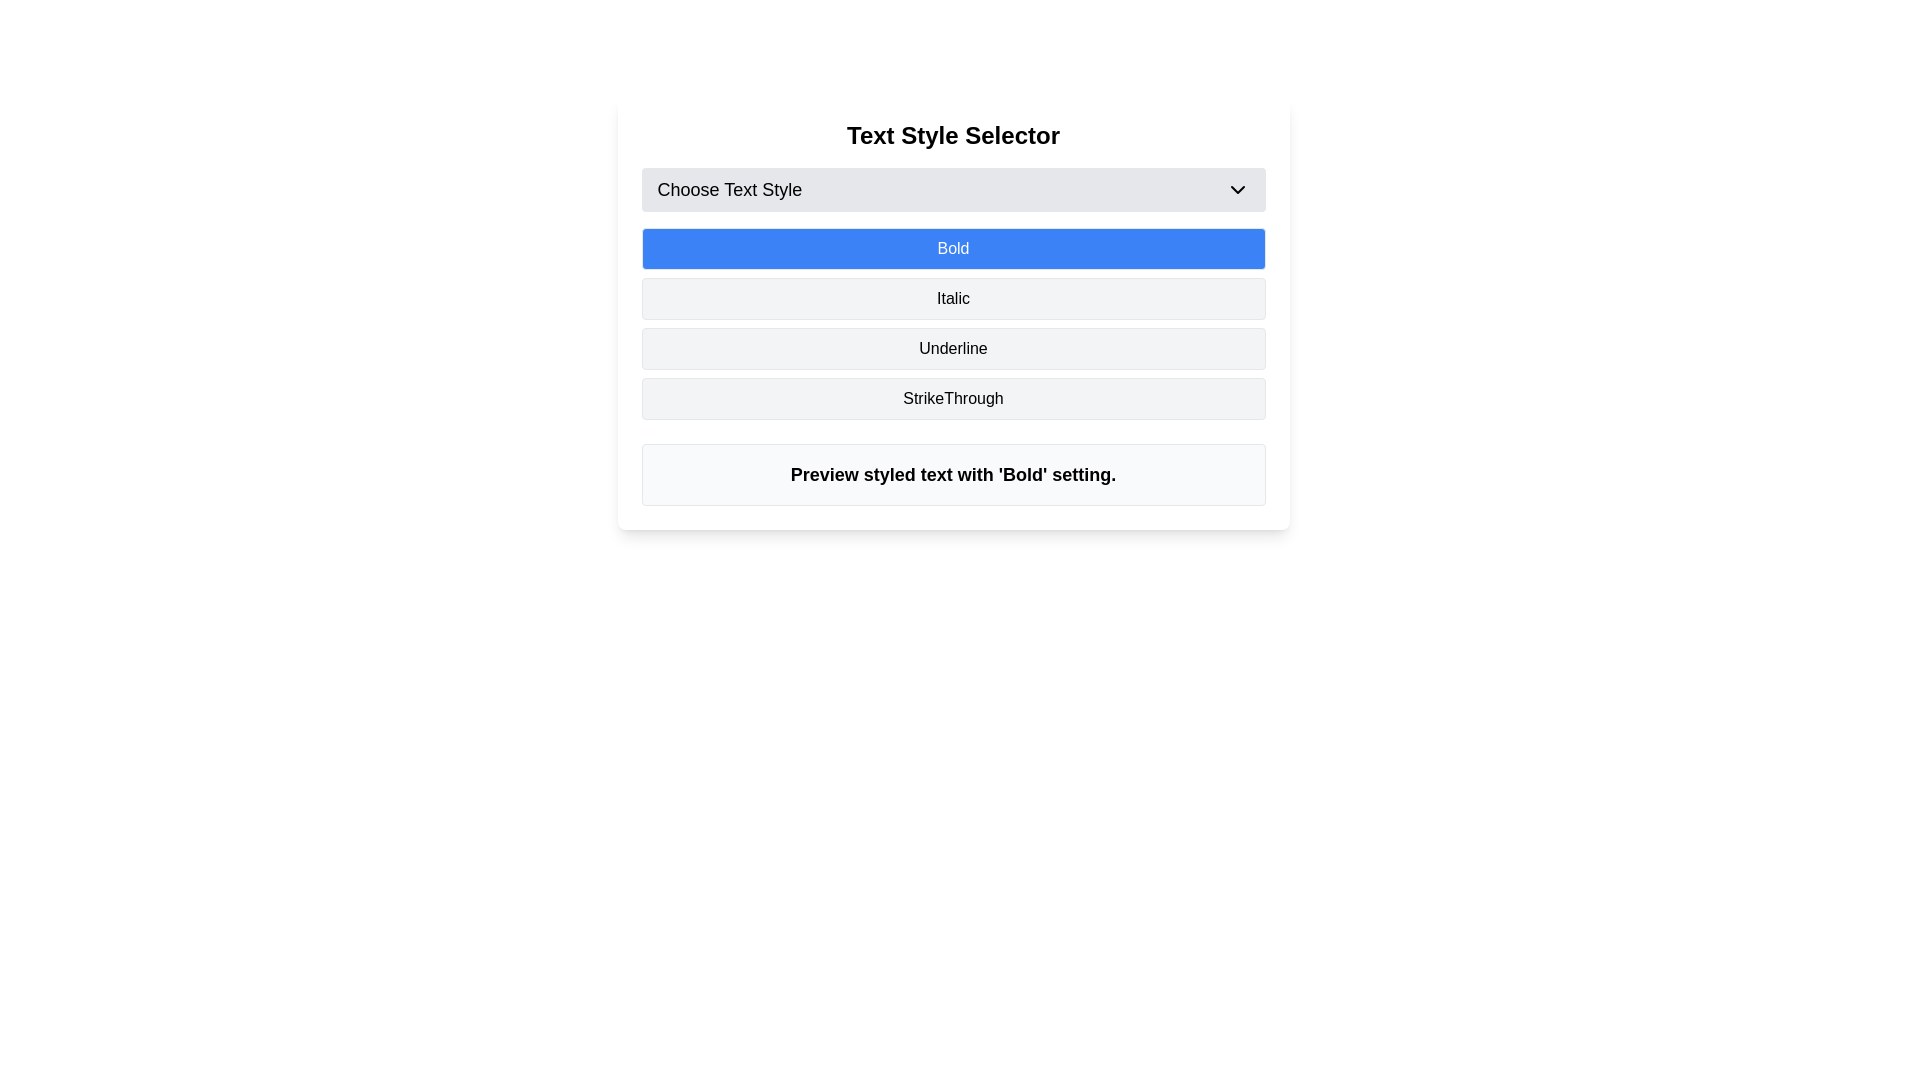 This screenshot has width=1920, height=1080. What do you see at coordinates (952, 248) in the screenshot?
I see `the 'Bold' button, which is the first button in a vertical group of style buttons for text formatting` at bounding box center [952, 248].